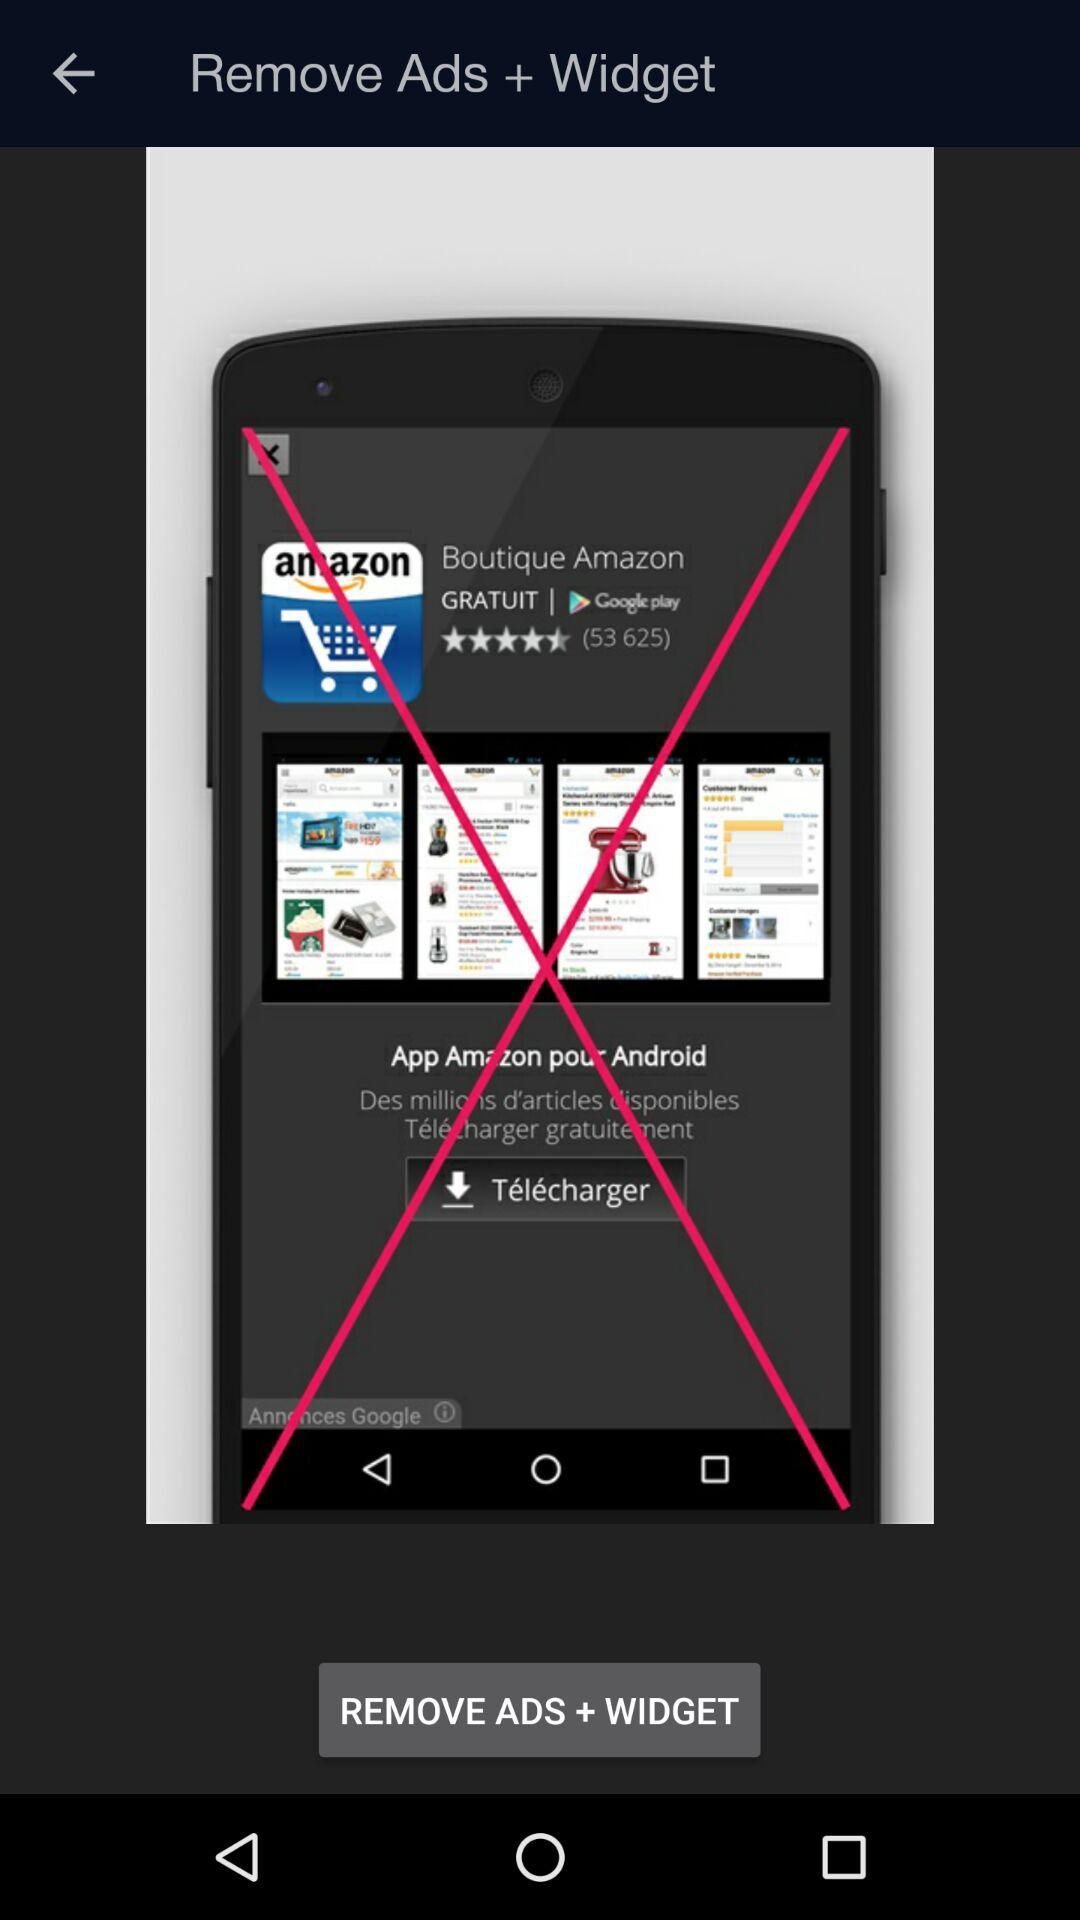  Describe the element at coordinates (72, 73) in the screenshot. I see `icon to the left of remove ads + widget` at that location.